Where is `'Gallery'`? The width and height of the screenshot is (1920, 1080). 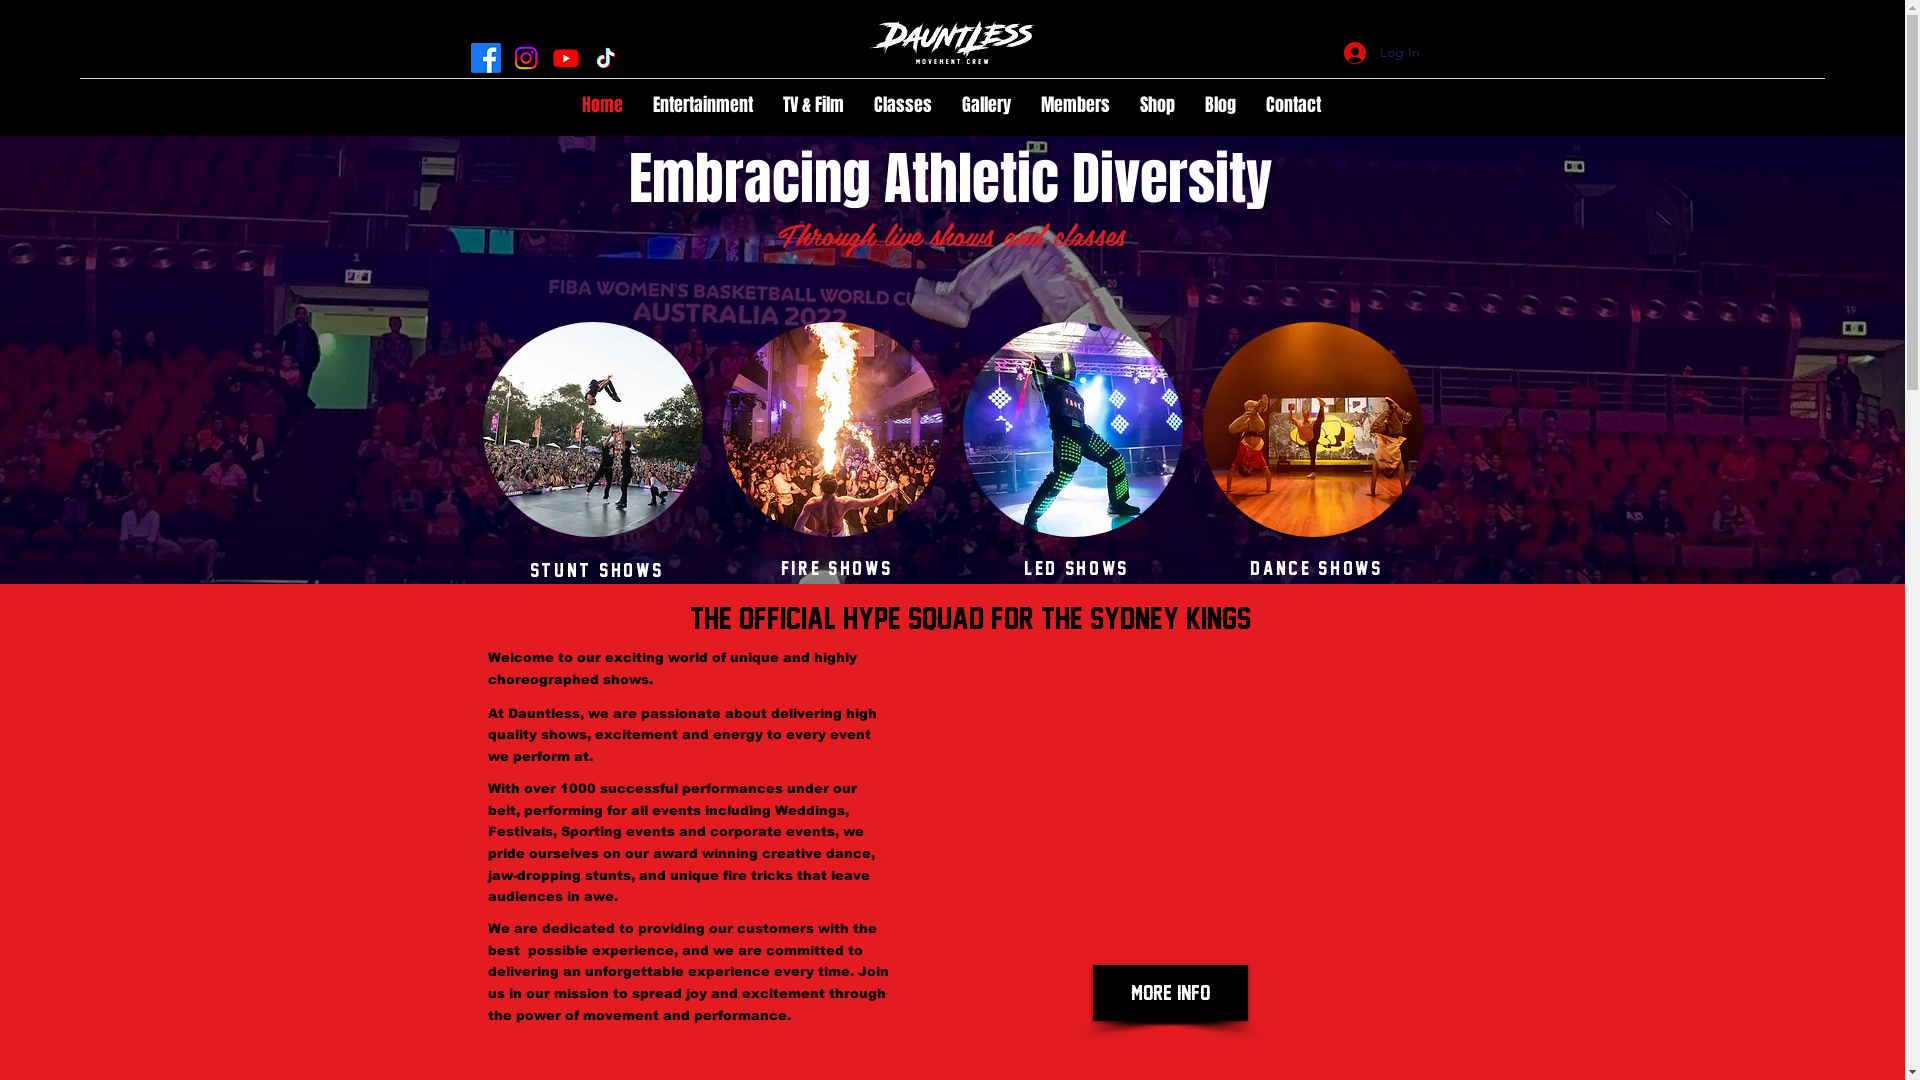 'Gallery' is located at coordinates (986, 105).